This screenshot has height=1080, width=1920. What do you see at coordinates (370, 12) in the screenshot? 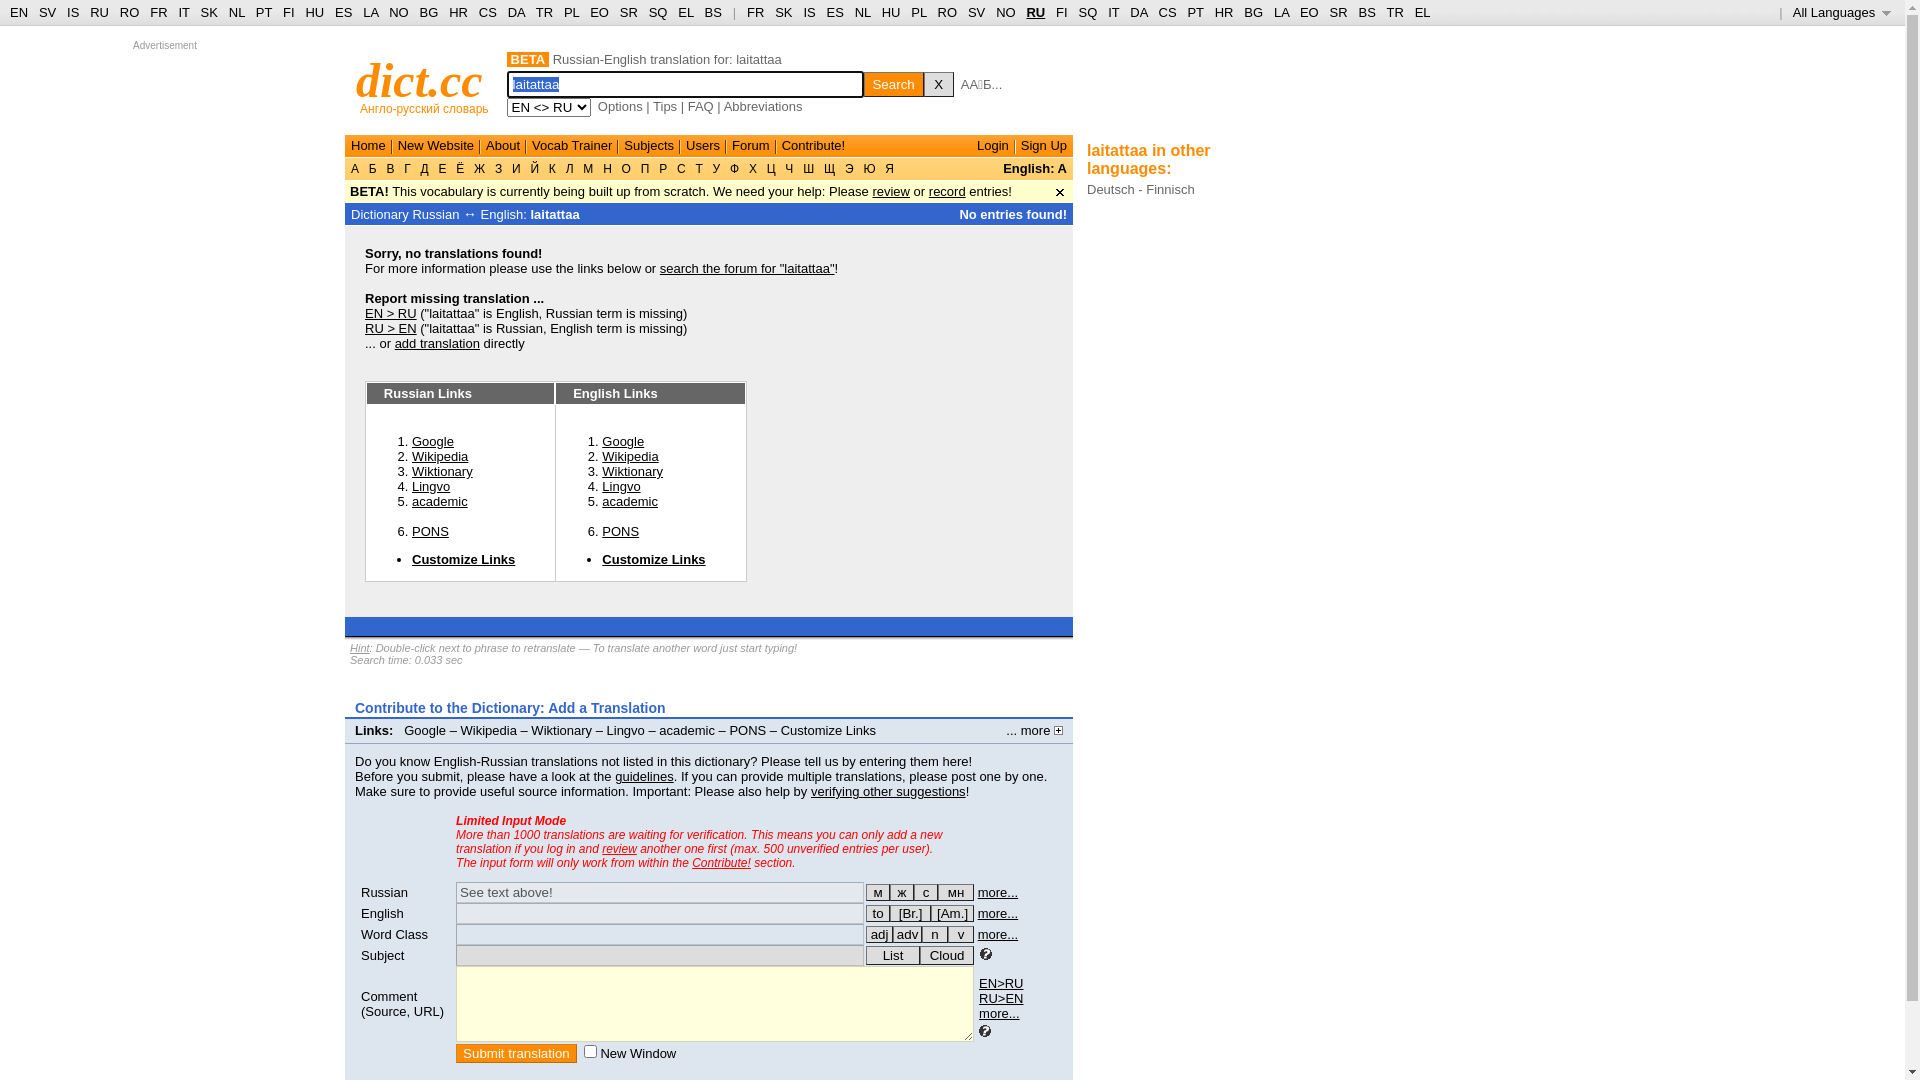
I see `'LA'` at bounding box center [370, 12].